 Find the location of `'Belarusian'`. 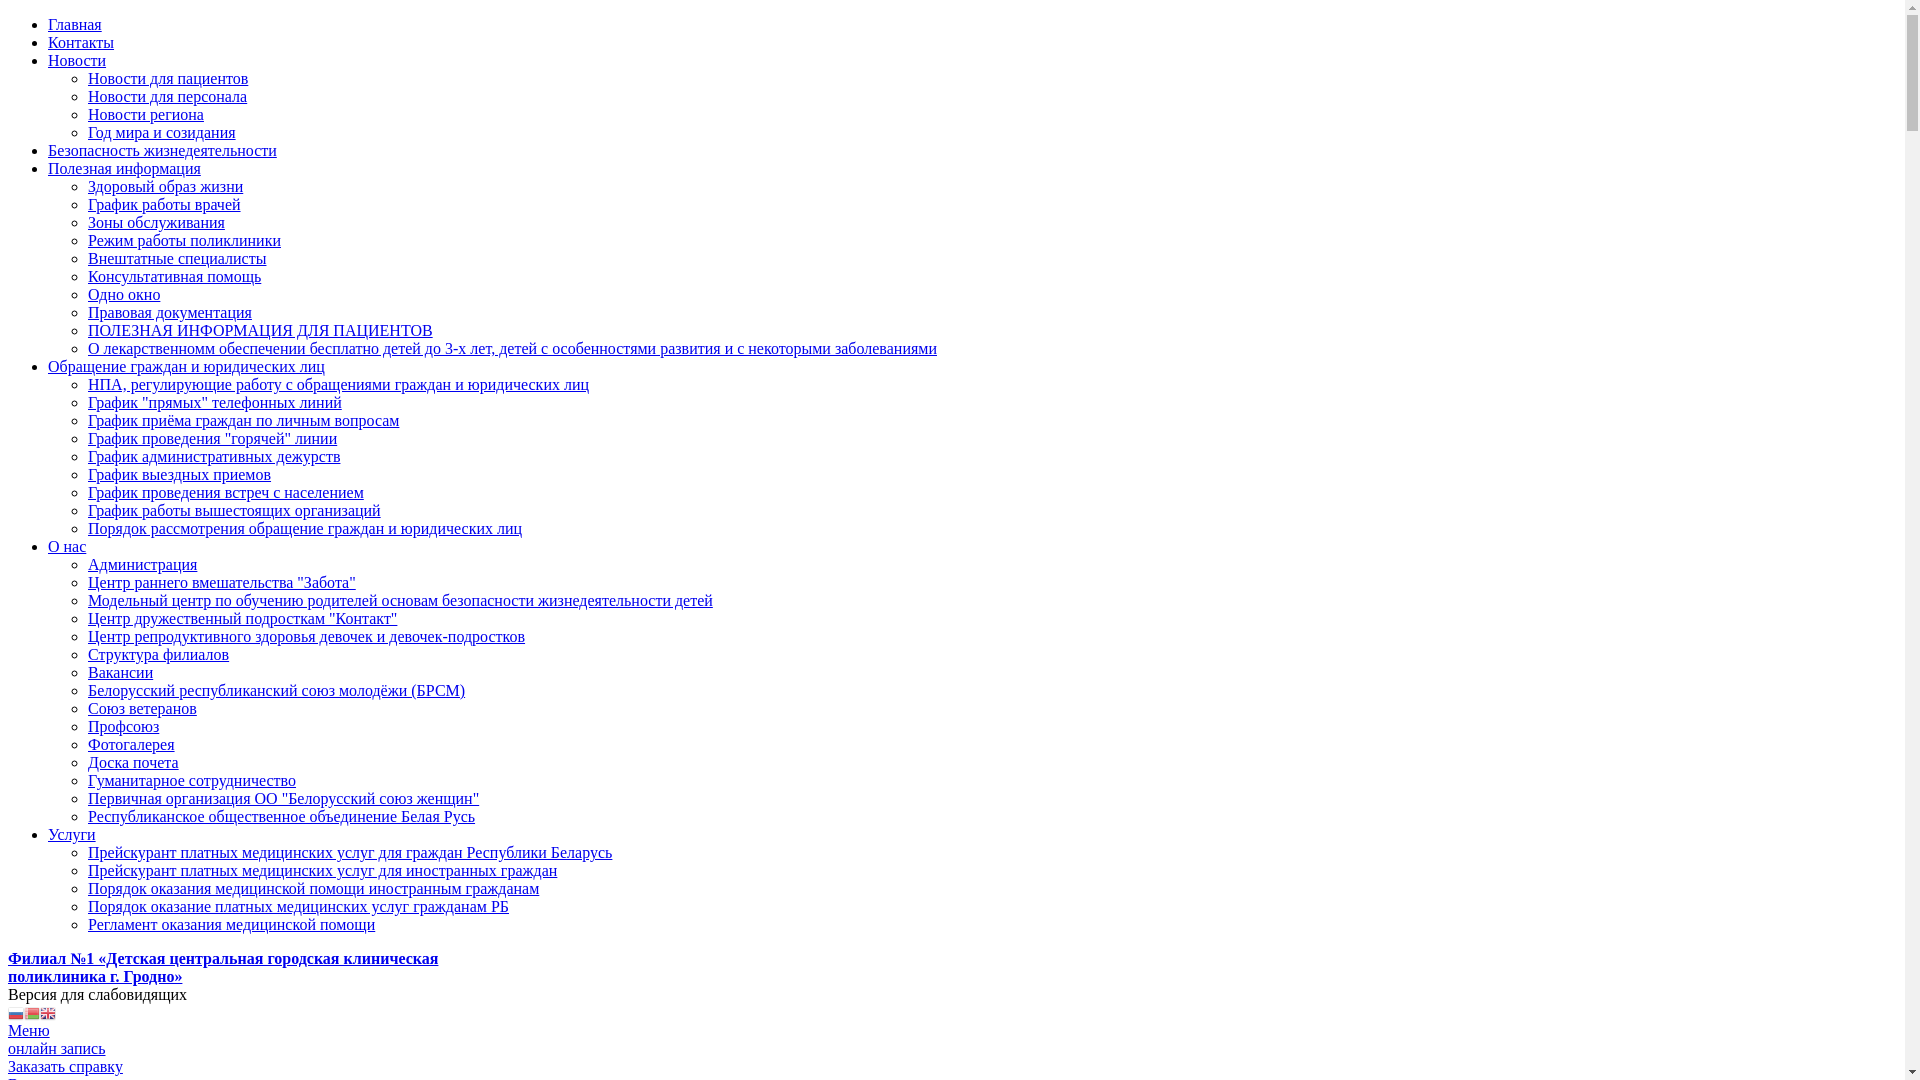

'Belarusian' is located at coordinates (32, 1012).